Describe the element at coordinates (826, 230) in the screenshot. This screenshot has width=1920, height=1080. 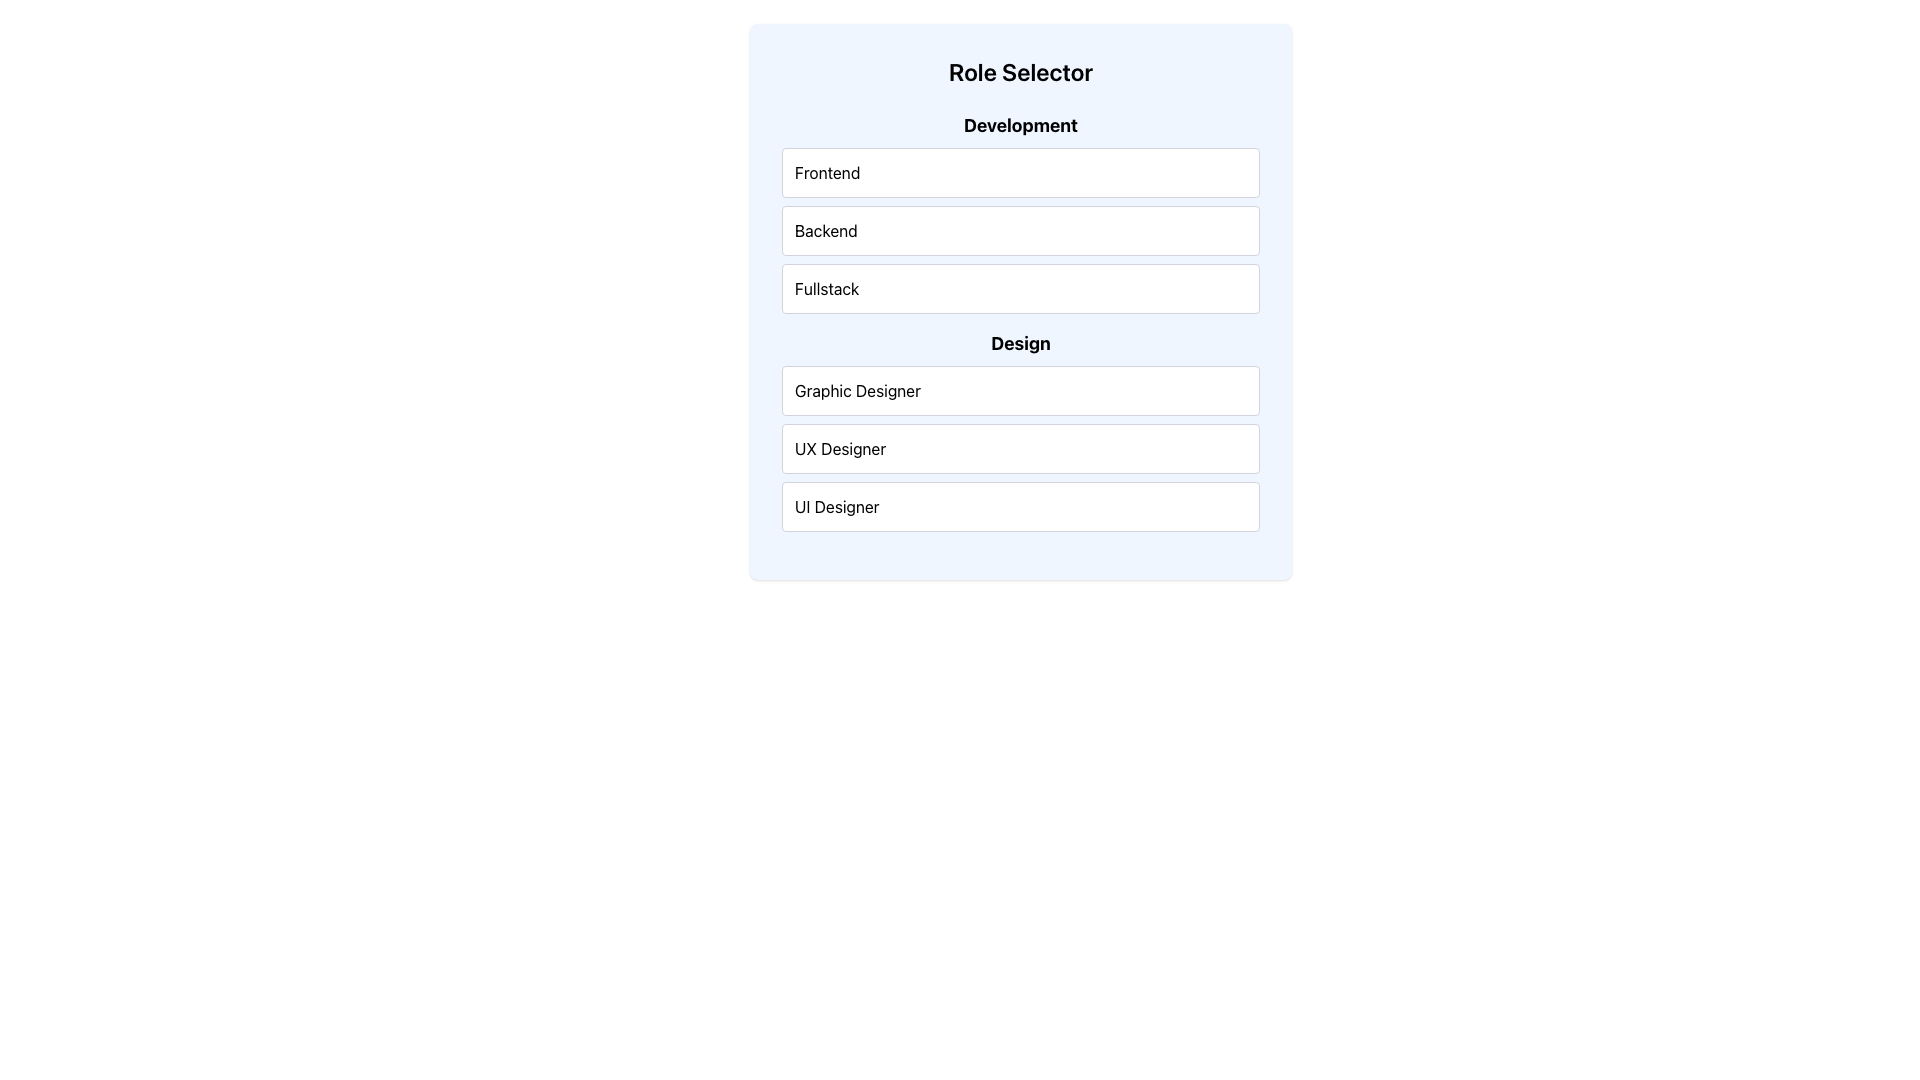
I see `the 'Backend' text label in the vertical list of roles under 'Development', which is positioned below 'Frontend' and above 'Fullstack'` at that location.